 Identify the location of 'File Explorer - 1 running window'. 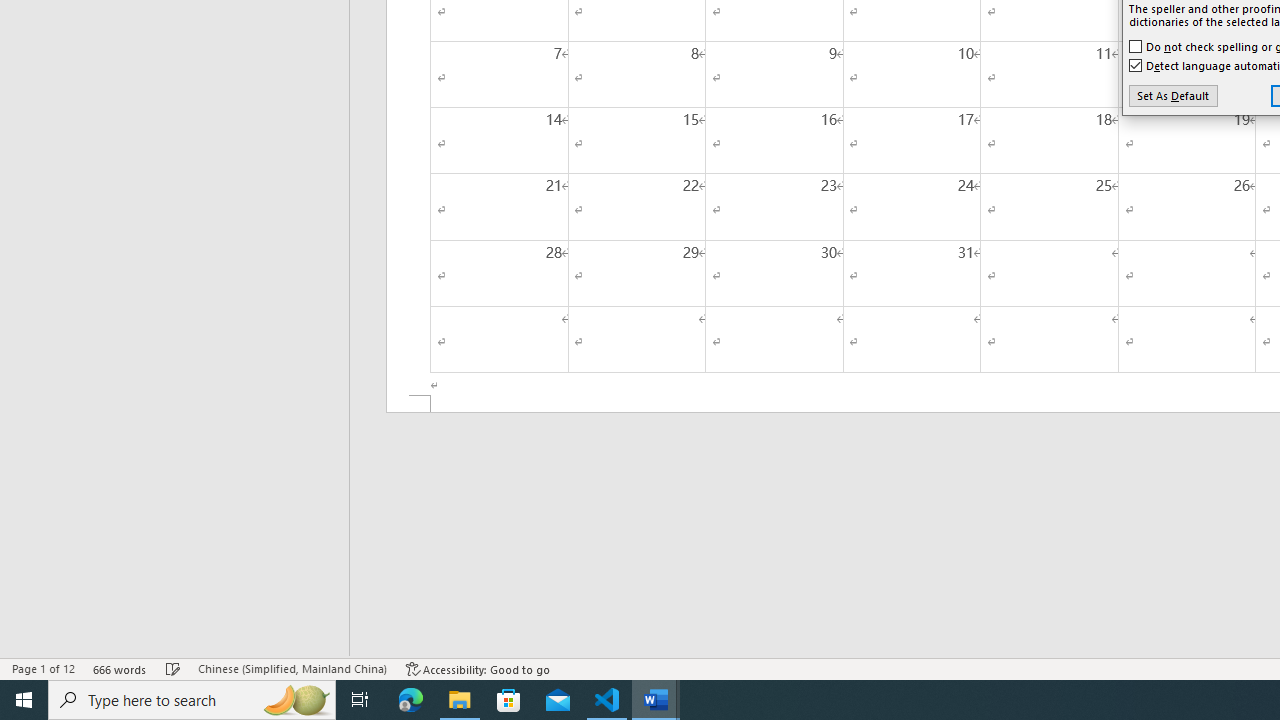
(459, 698).